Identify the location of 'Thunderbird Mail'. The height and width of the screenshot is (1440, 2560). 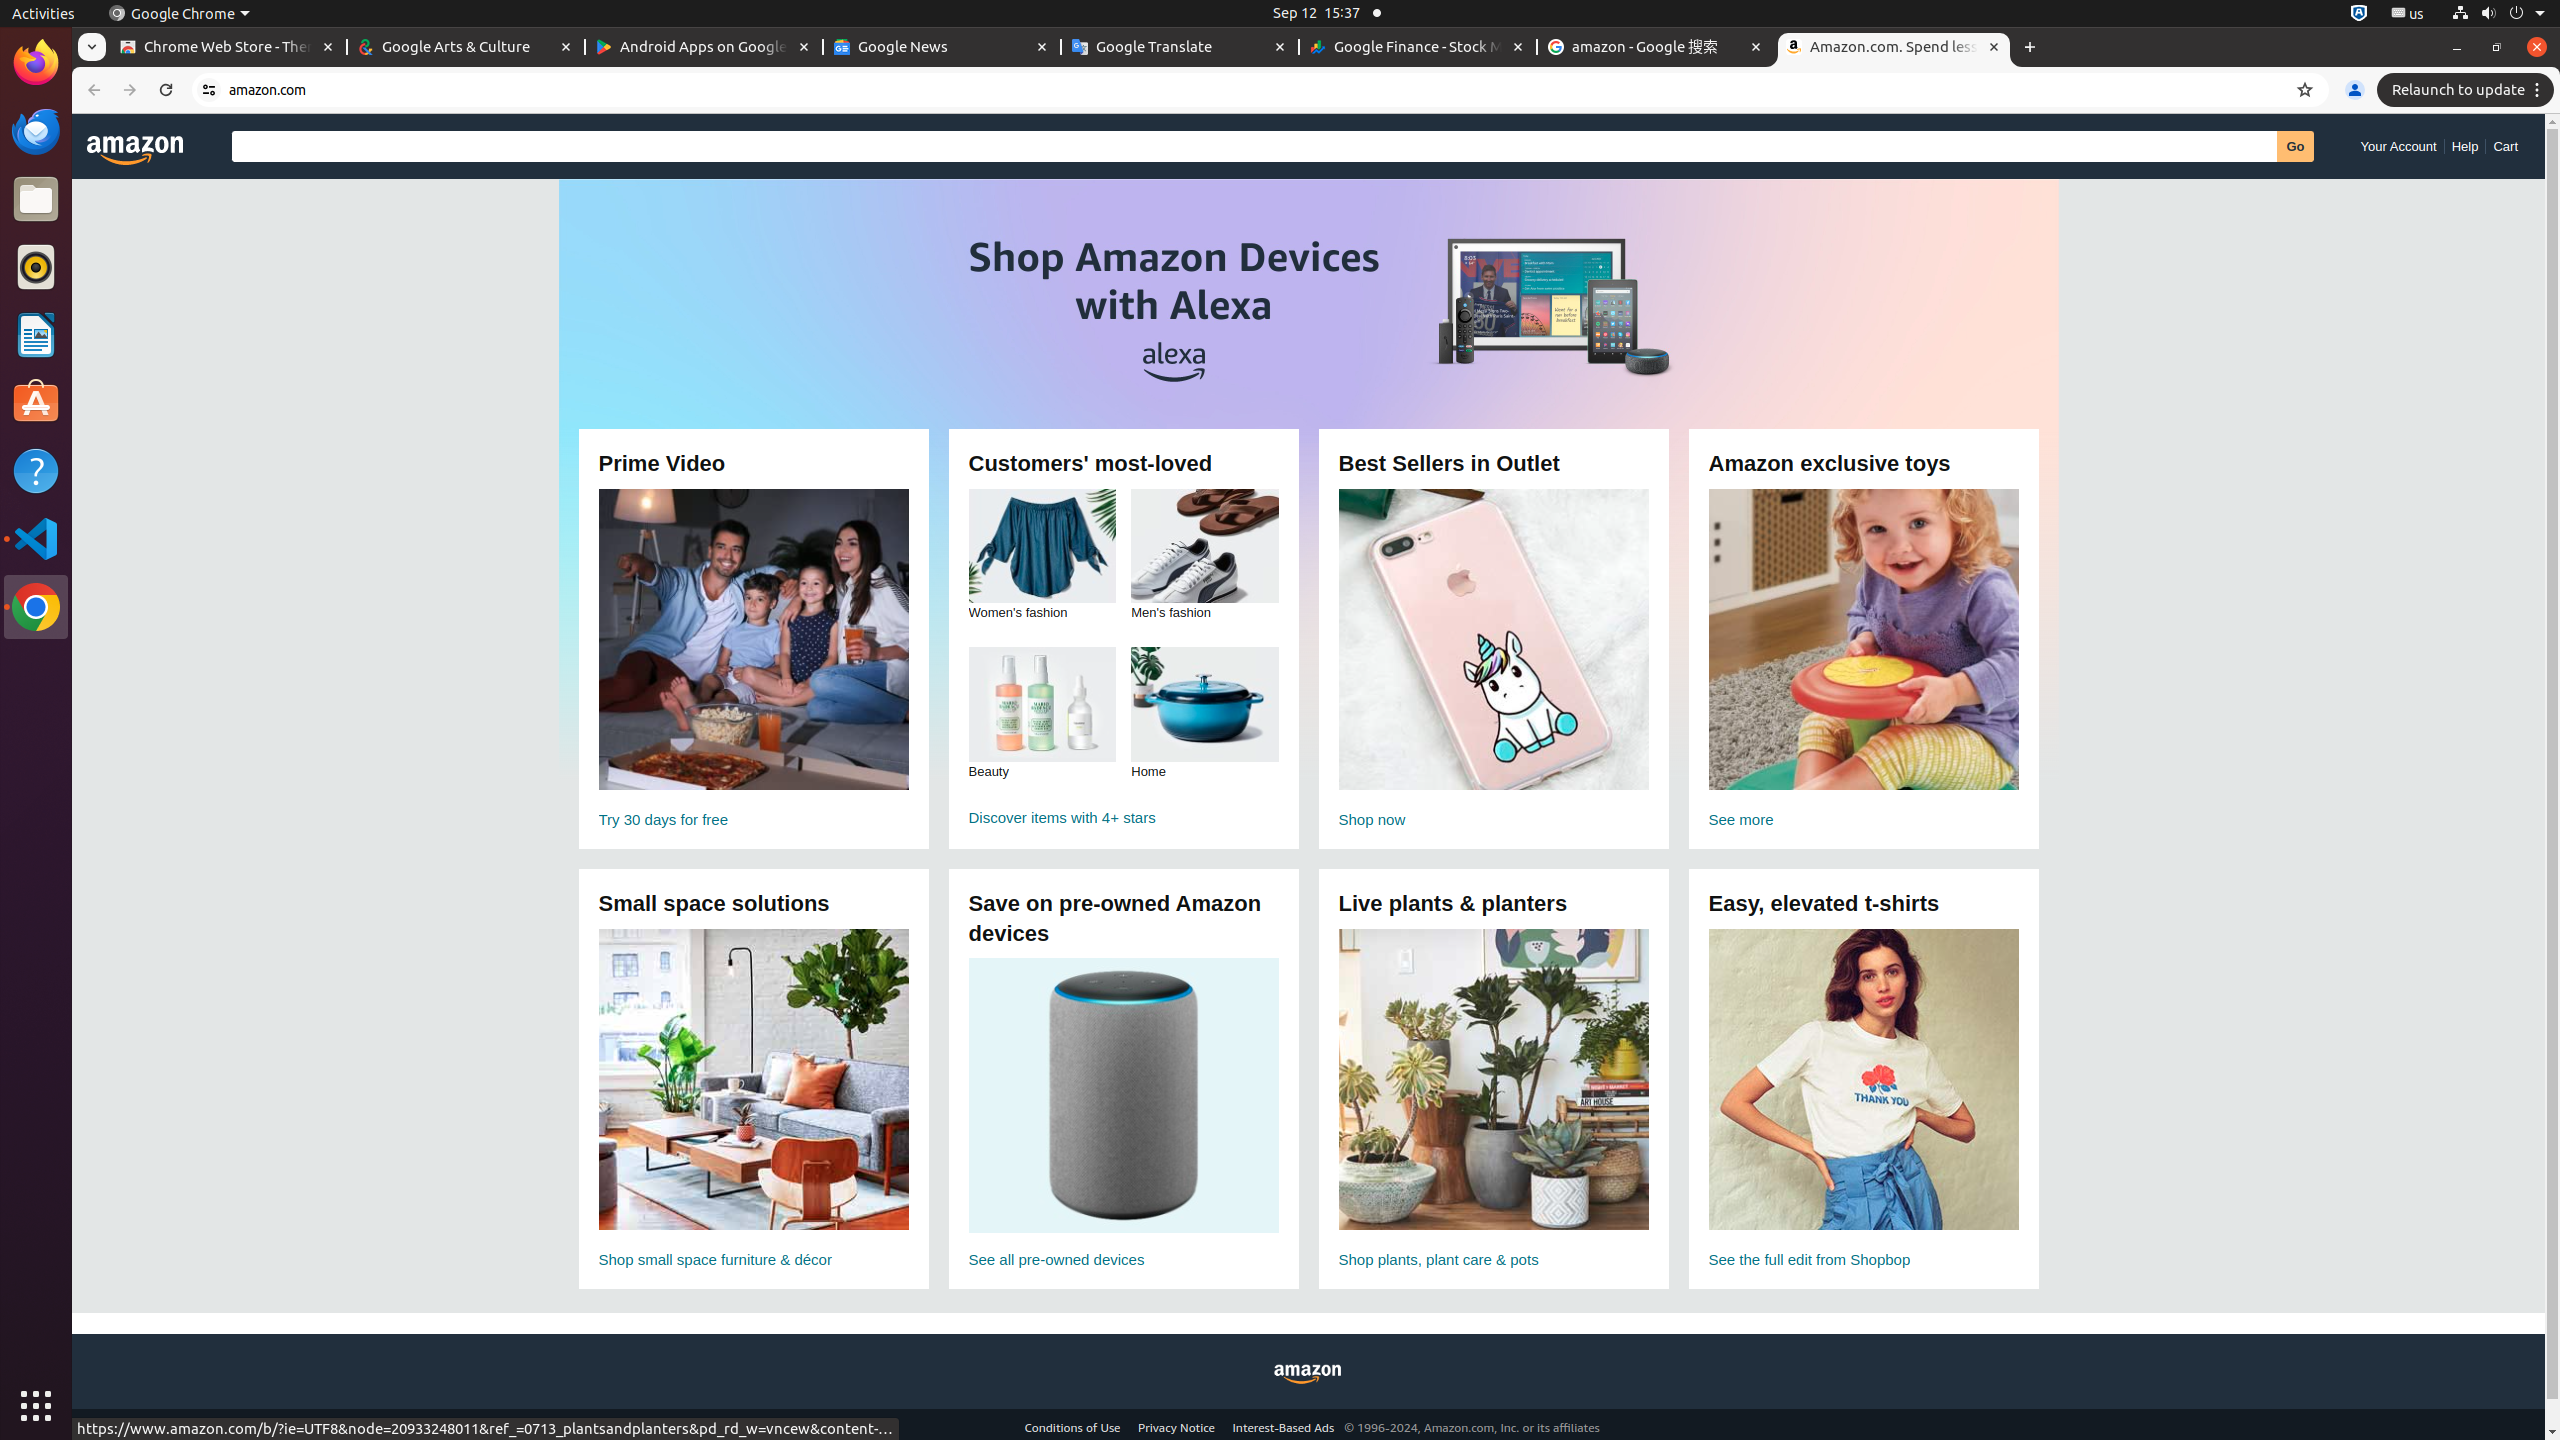
(36, 130).